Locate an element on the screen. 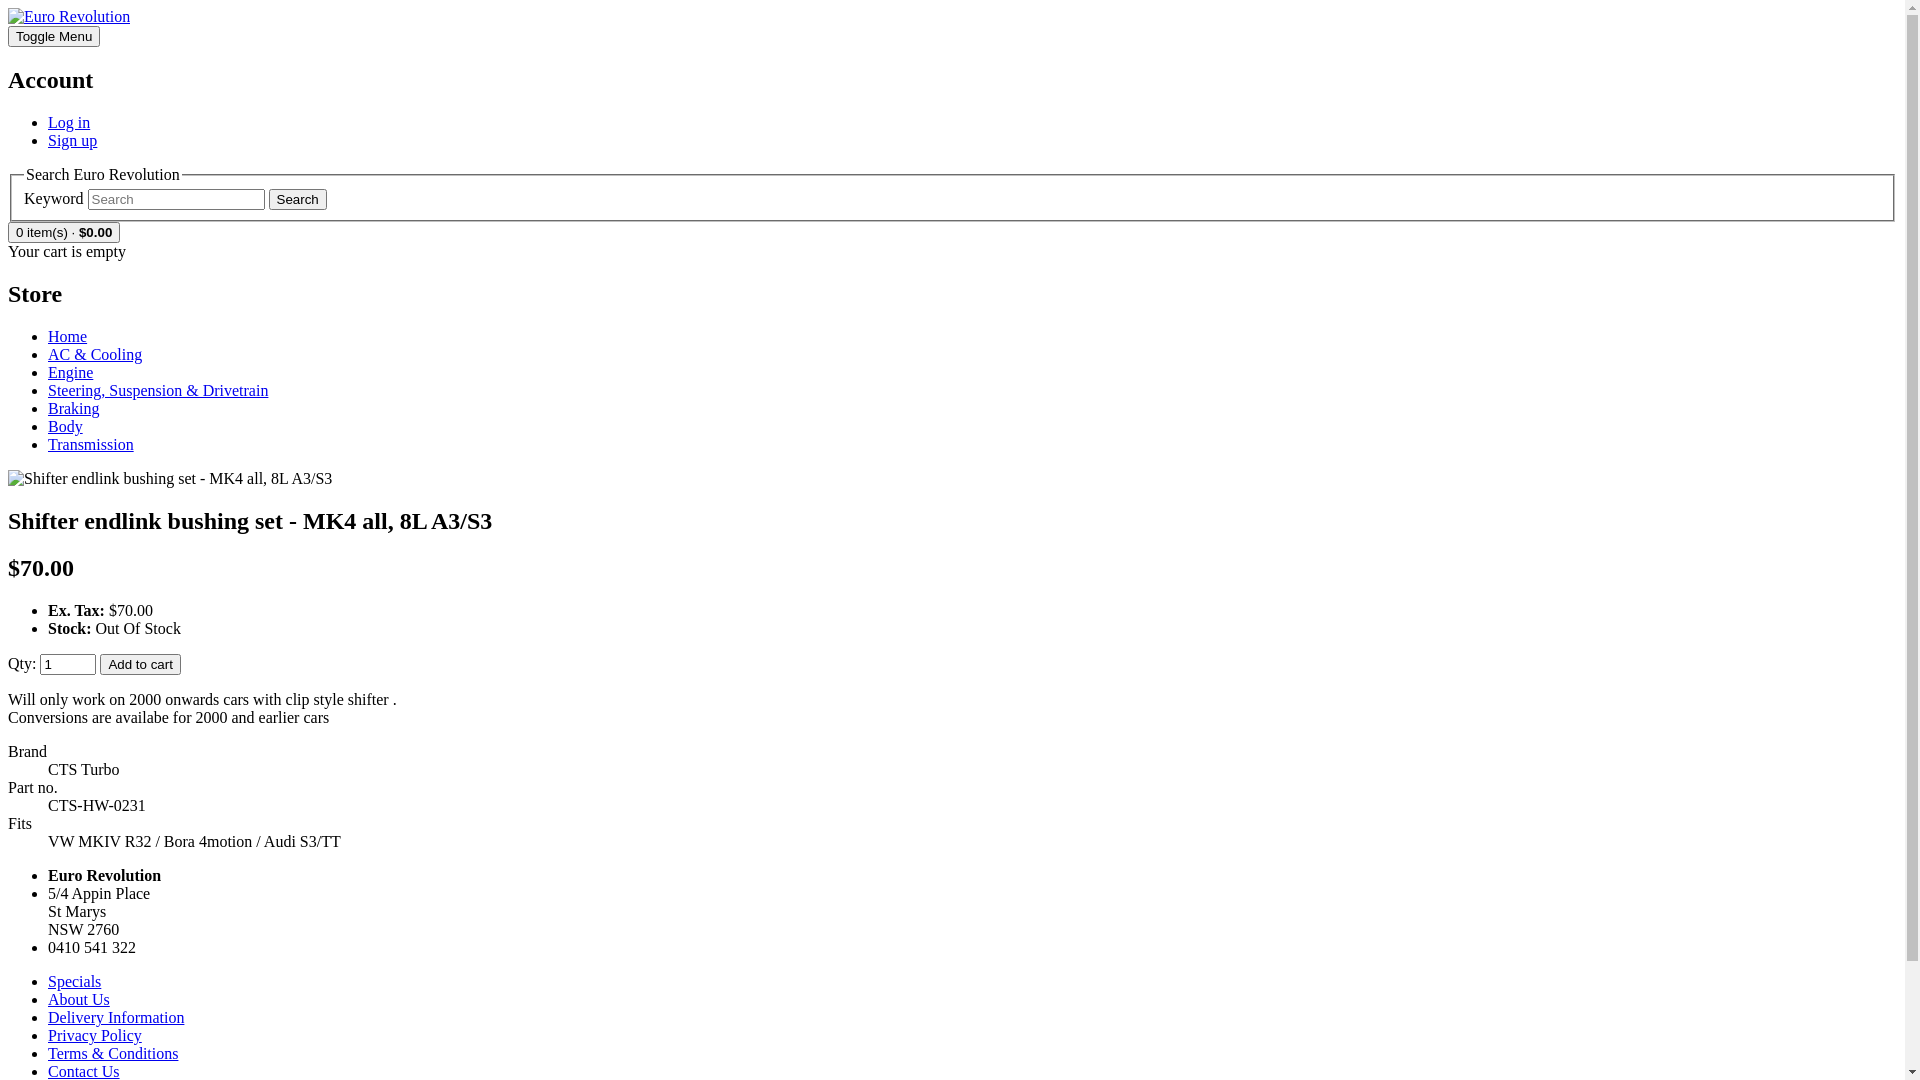  'Euro Revolution' is located at coordinates (68, 16).